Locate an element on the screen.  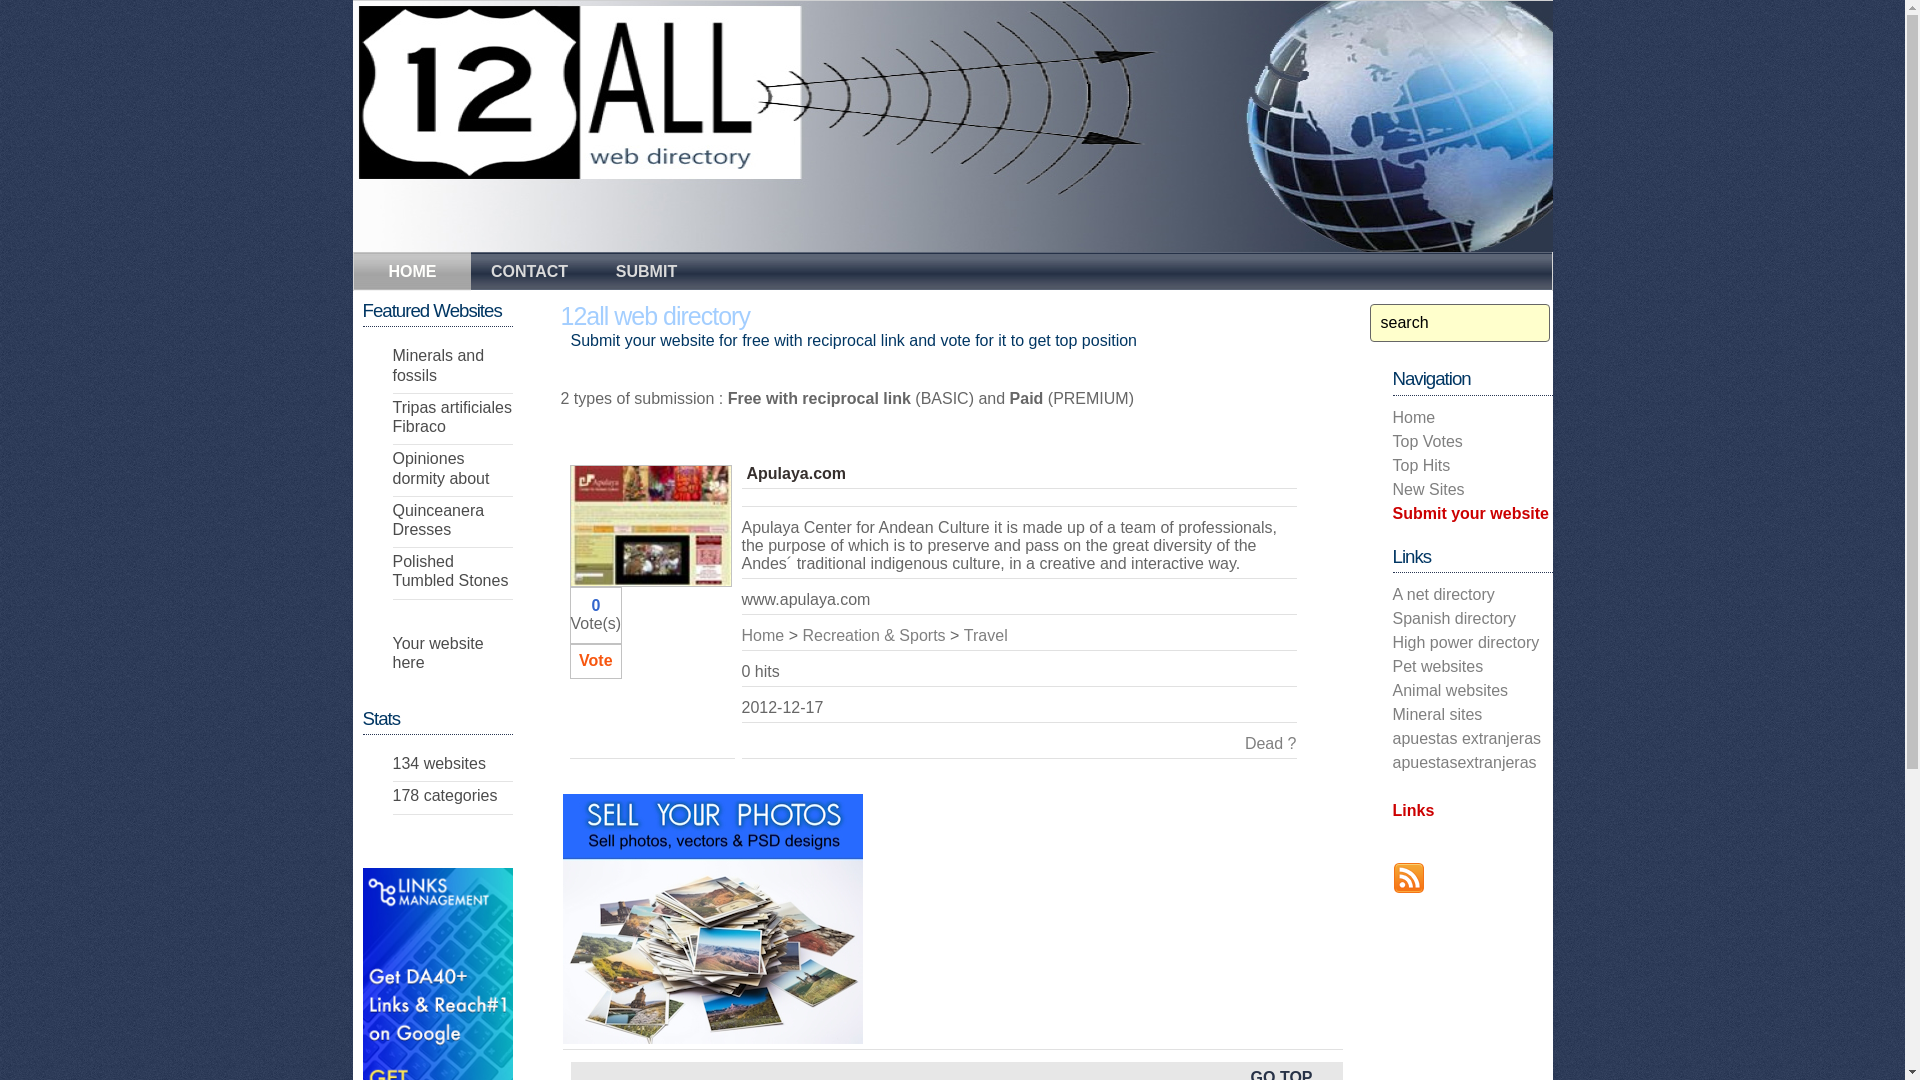
'Apulaya.com' is located at coordinates (744, 473).